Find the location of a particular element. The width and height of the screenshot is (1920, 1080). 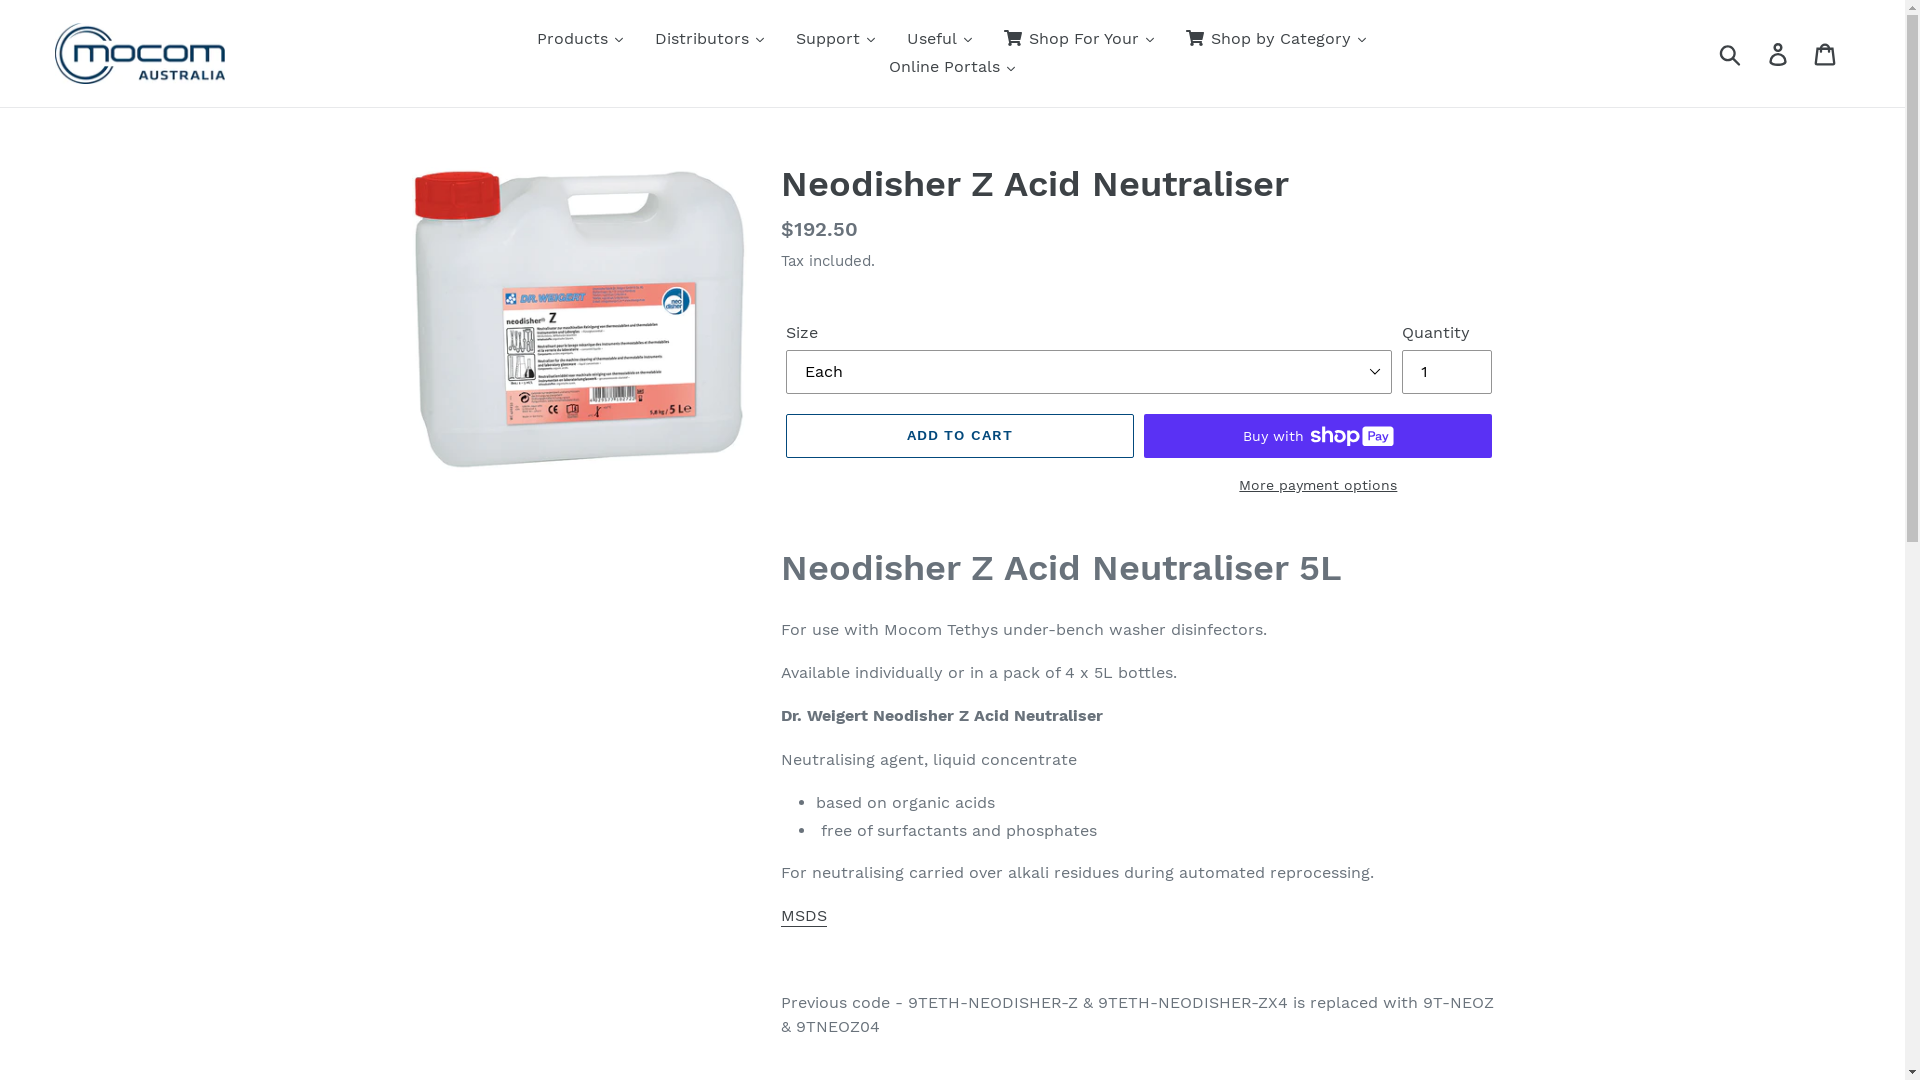

'Online Portals' is located at coordinates (873, 65).